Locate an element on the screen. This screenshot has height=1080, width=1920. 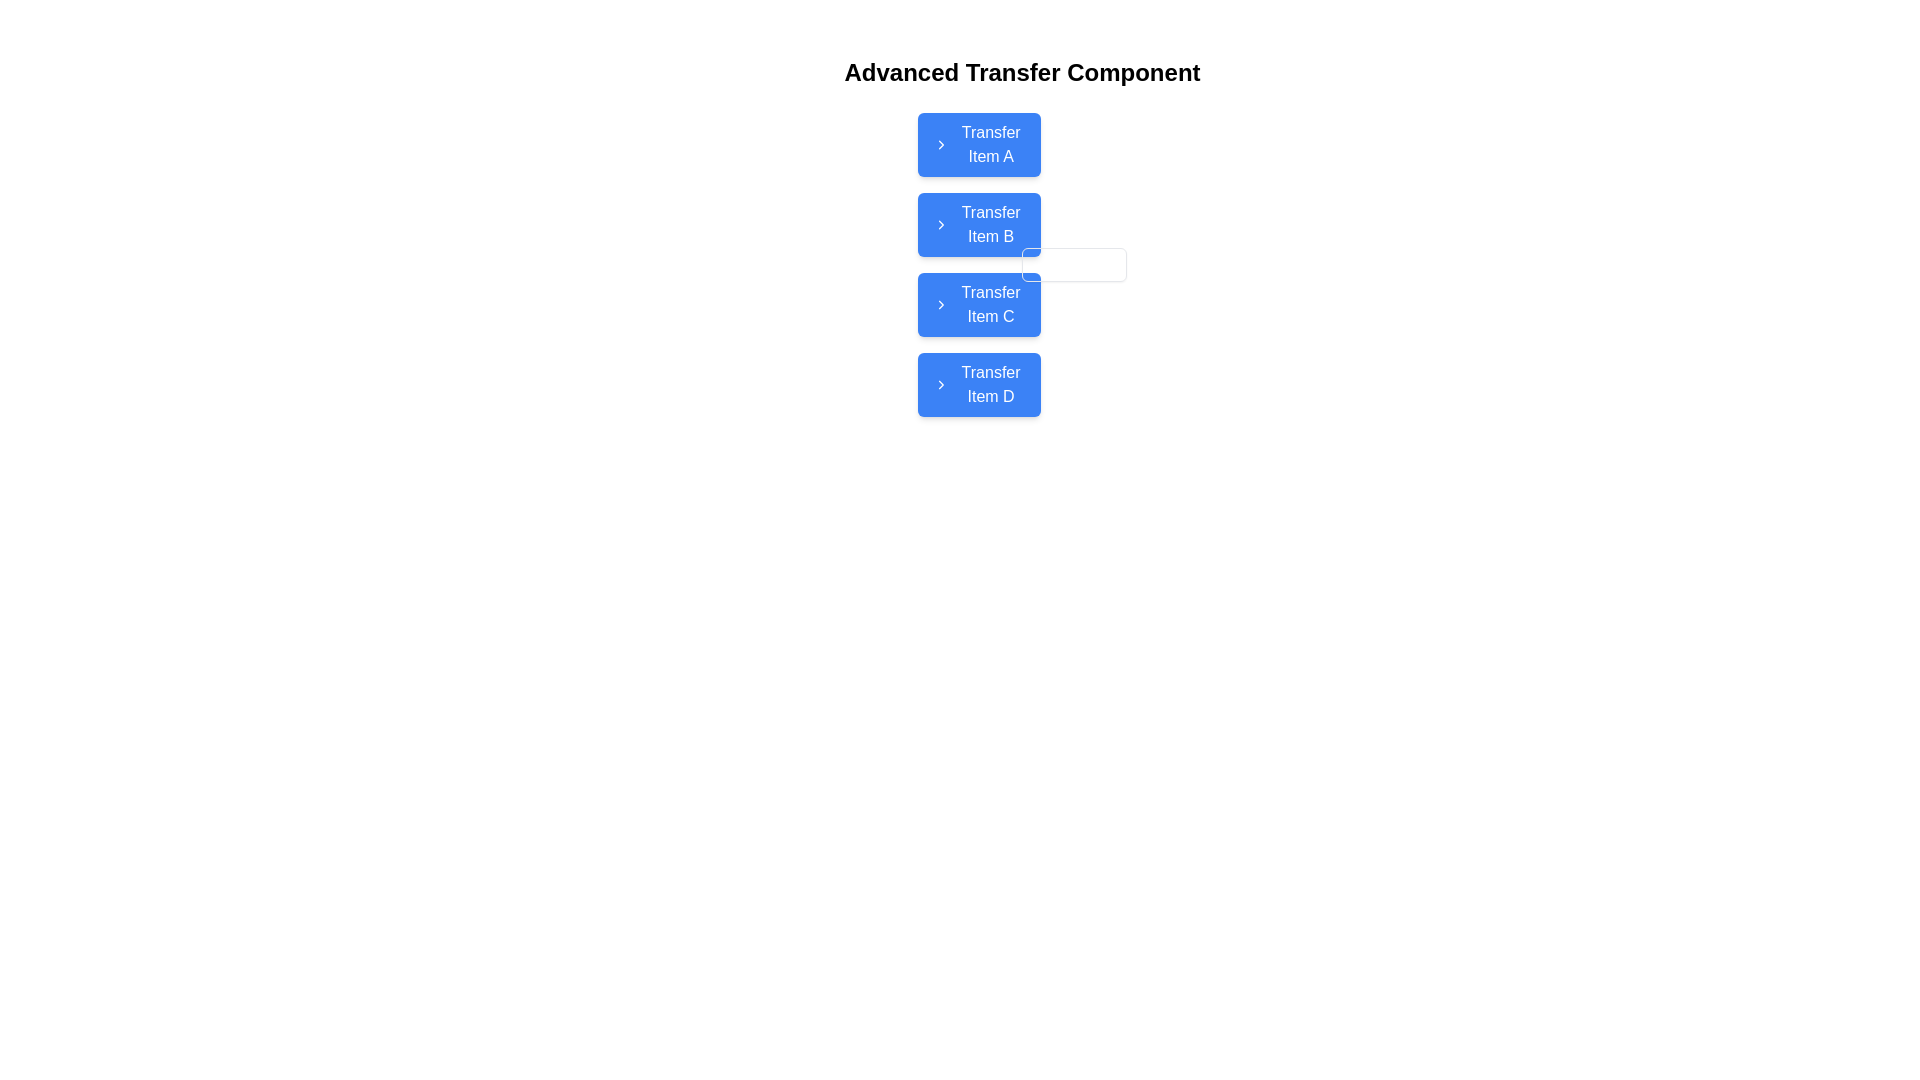
the button labeled 'Item B' is located at coordinates (979, 224).